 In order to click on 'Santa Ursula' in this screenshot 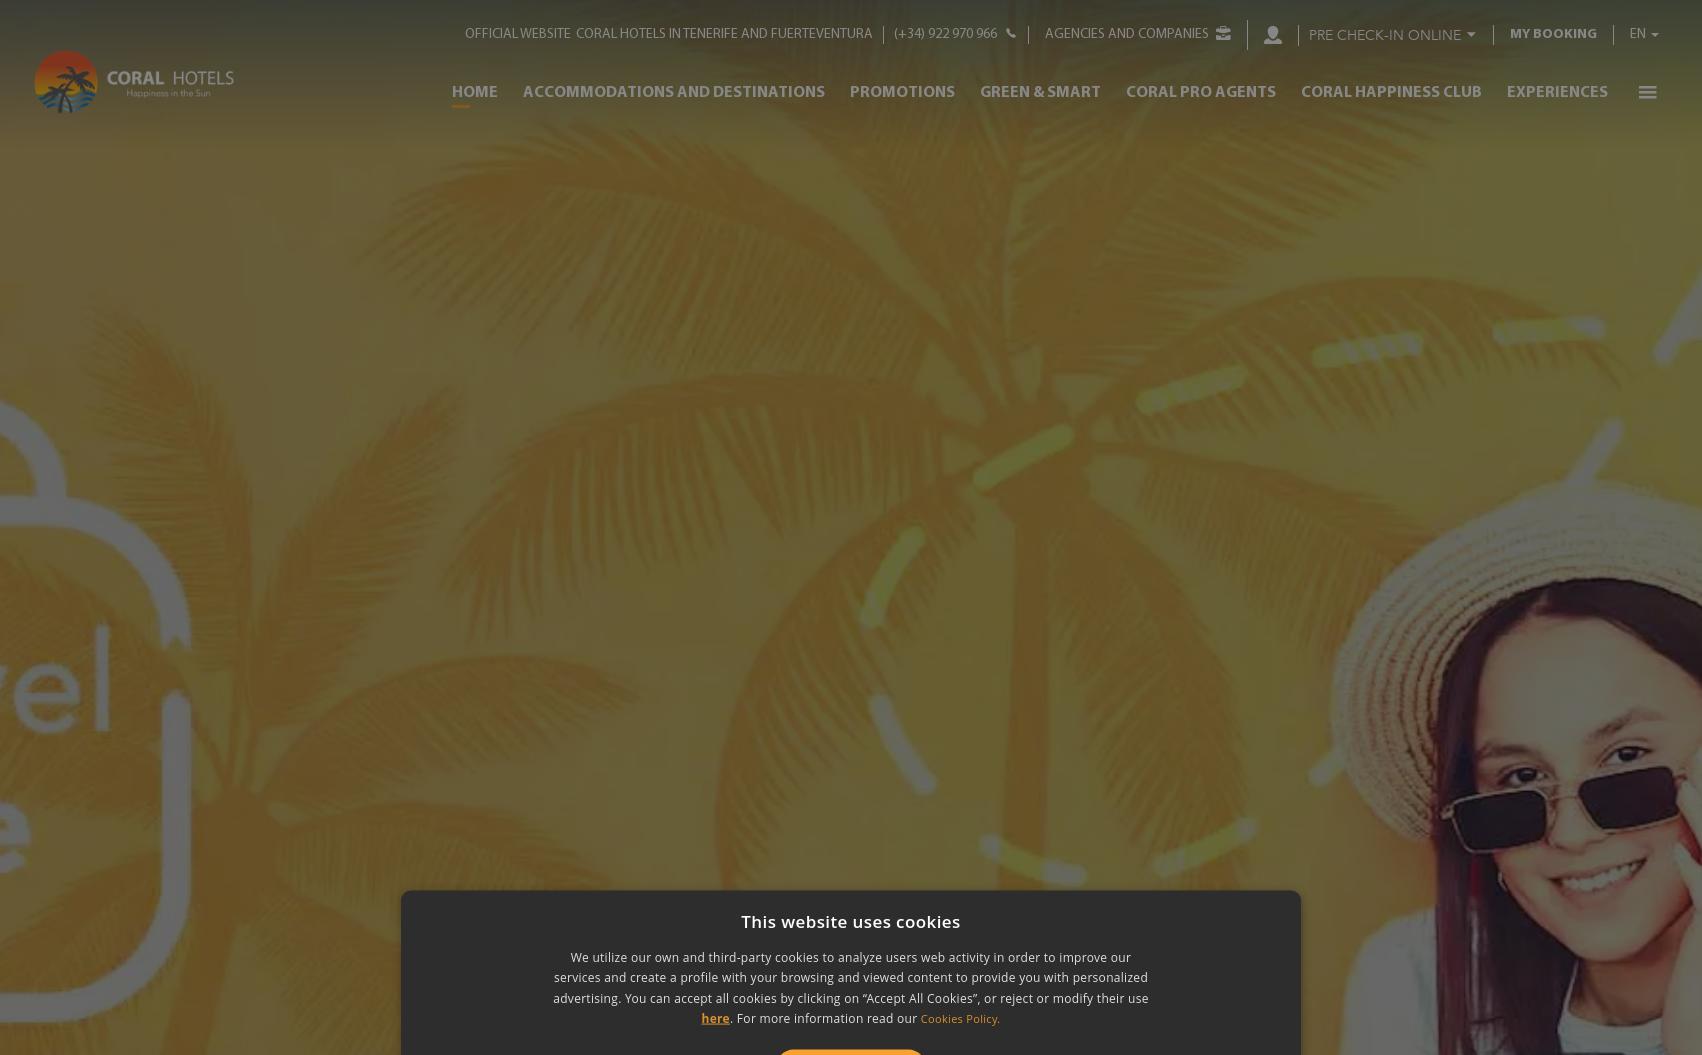, I will do `click(608, 299)`.